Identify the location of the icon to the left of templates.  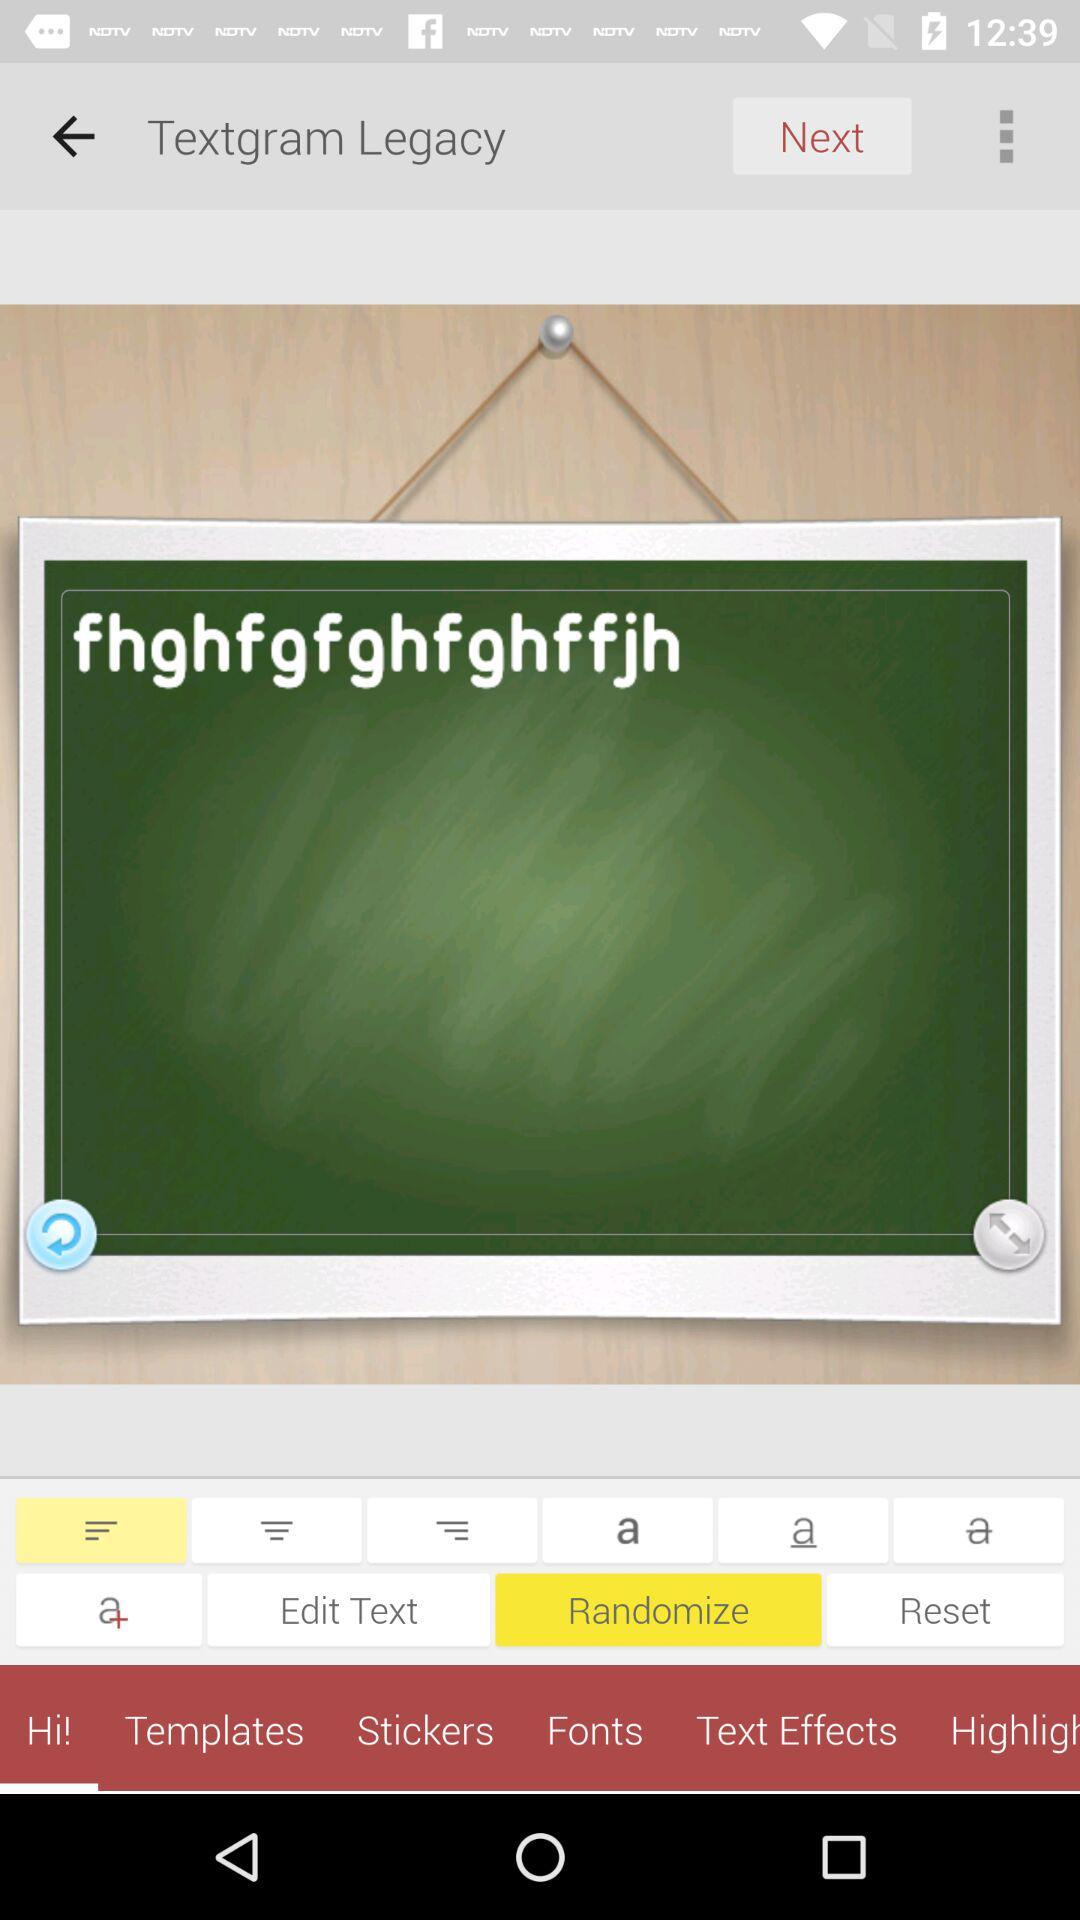
(48, 1728).